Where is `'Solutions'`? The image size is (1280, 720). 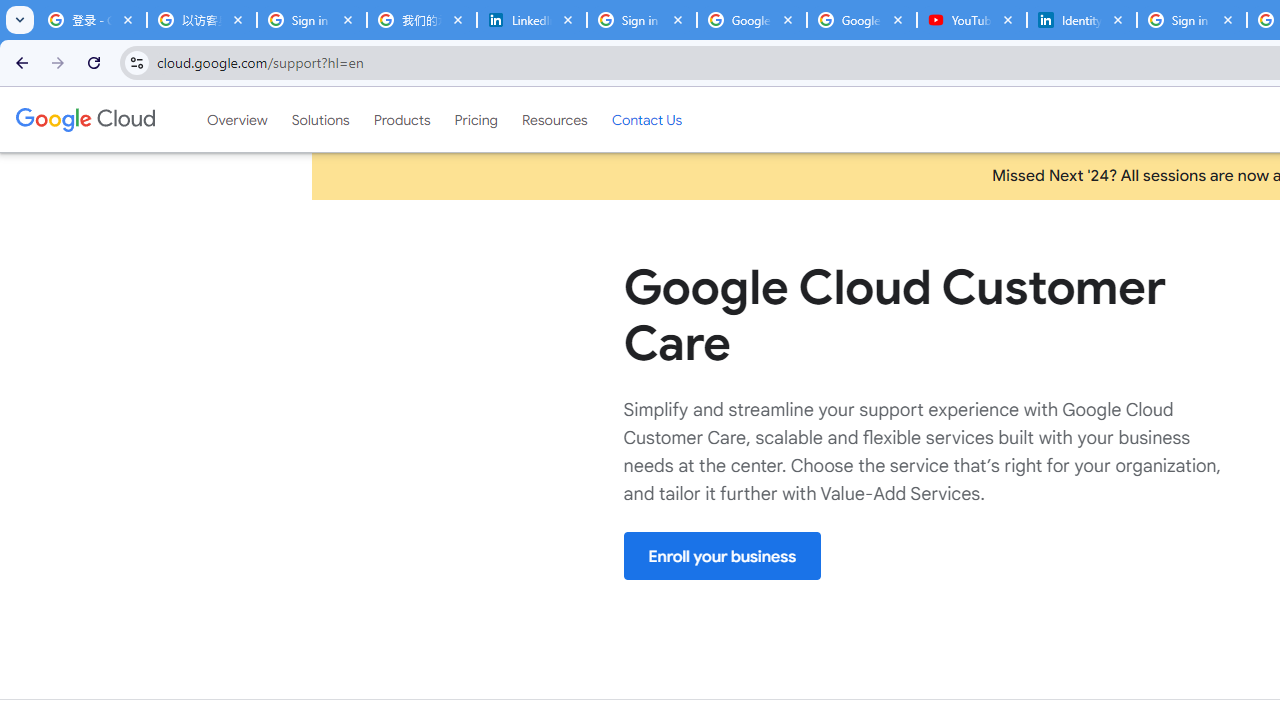 'Solutions' is located at coordinates (320, 119).